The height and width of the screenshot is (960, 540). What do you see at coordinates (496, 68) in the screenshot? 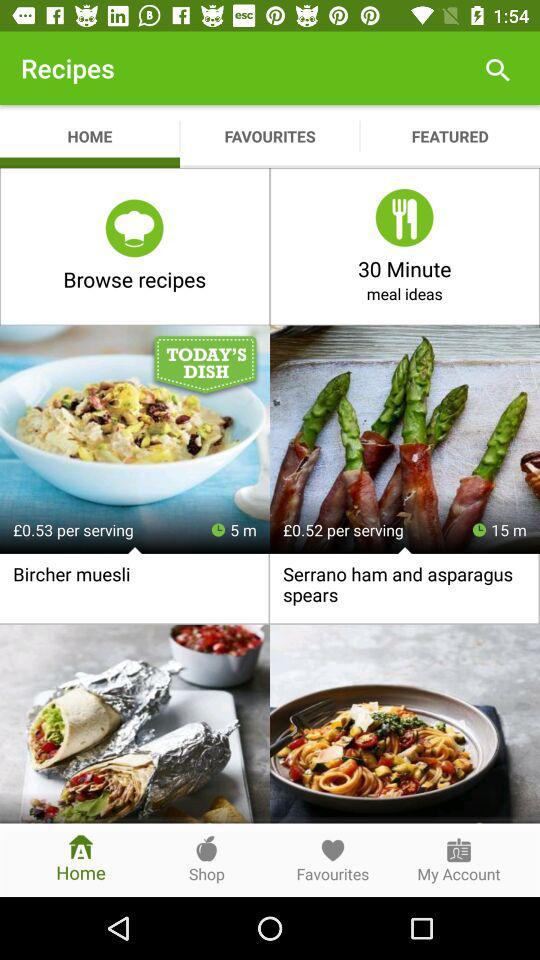
I see `icon above featured app` at bounding box center [496, 68].